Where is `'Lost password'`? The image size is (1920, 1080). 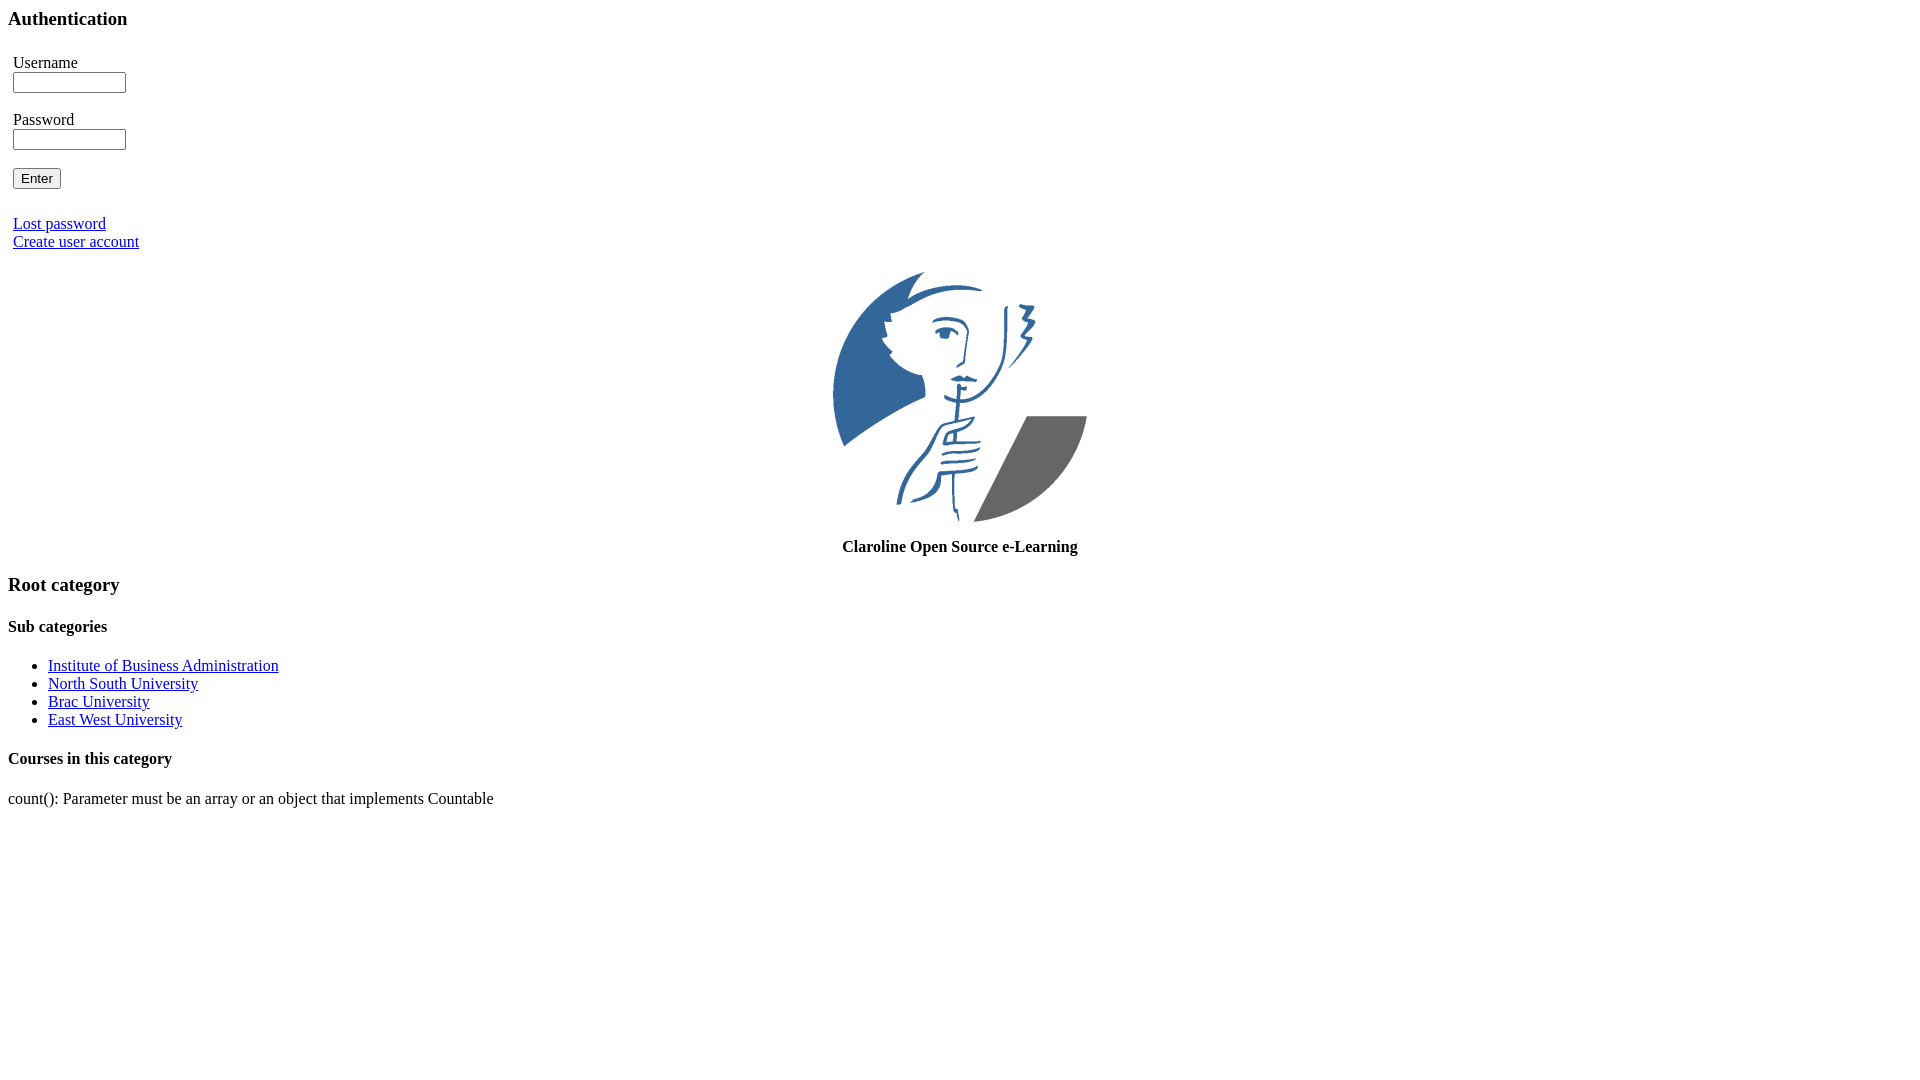 'Lost password' is located at coordinates (59, 223).